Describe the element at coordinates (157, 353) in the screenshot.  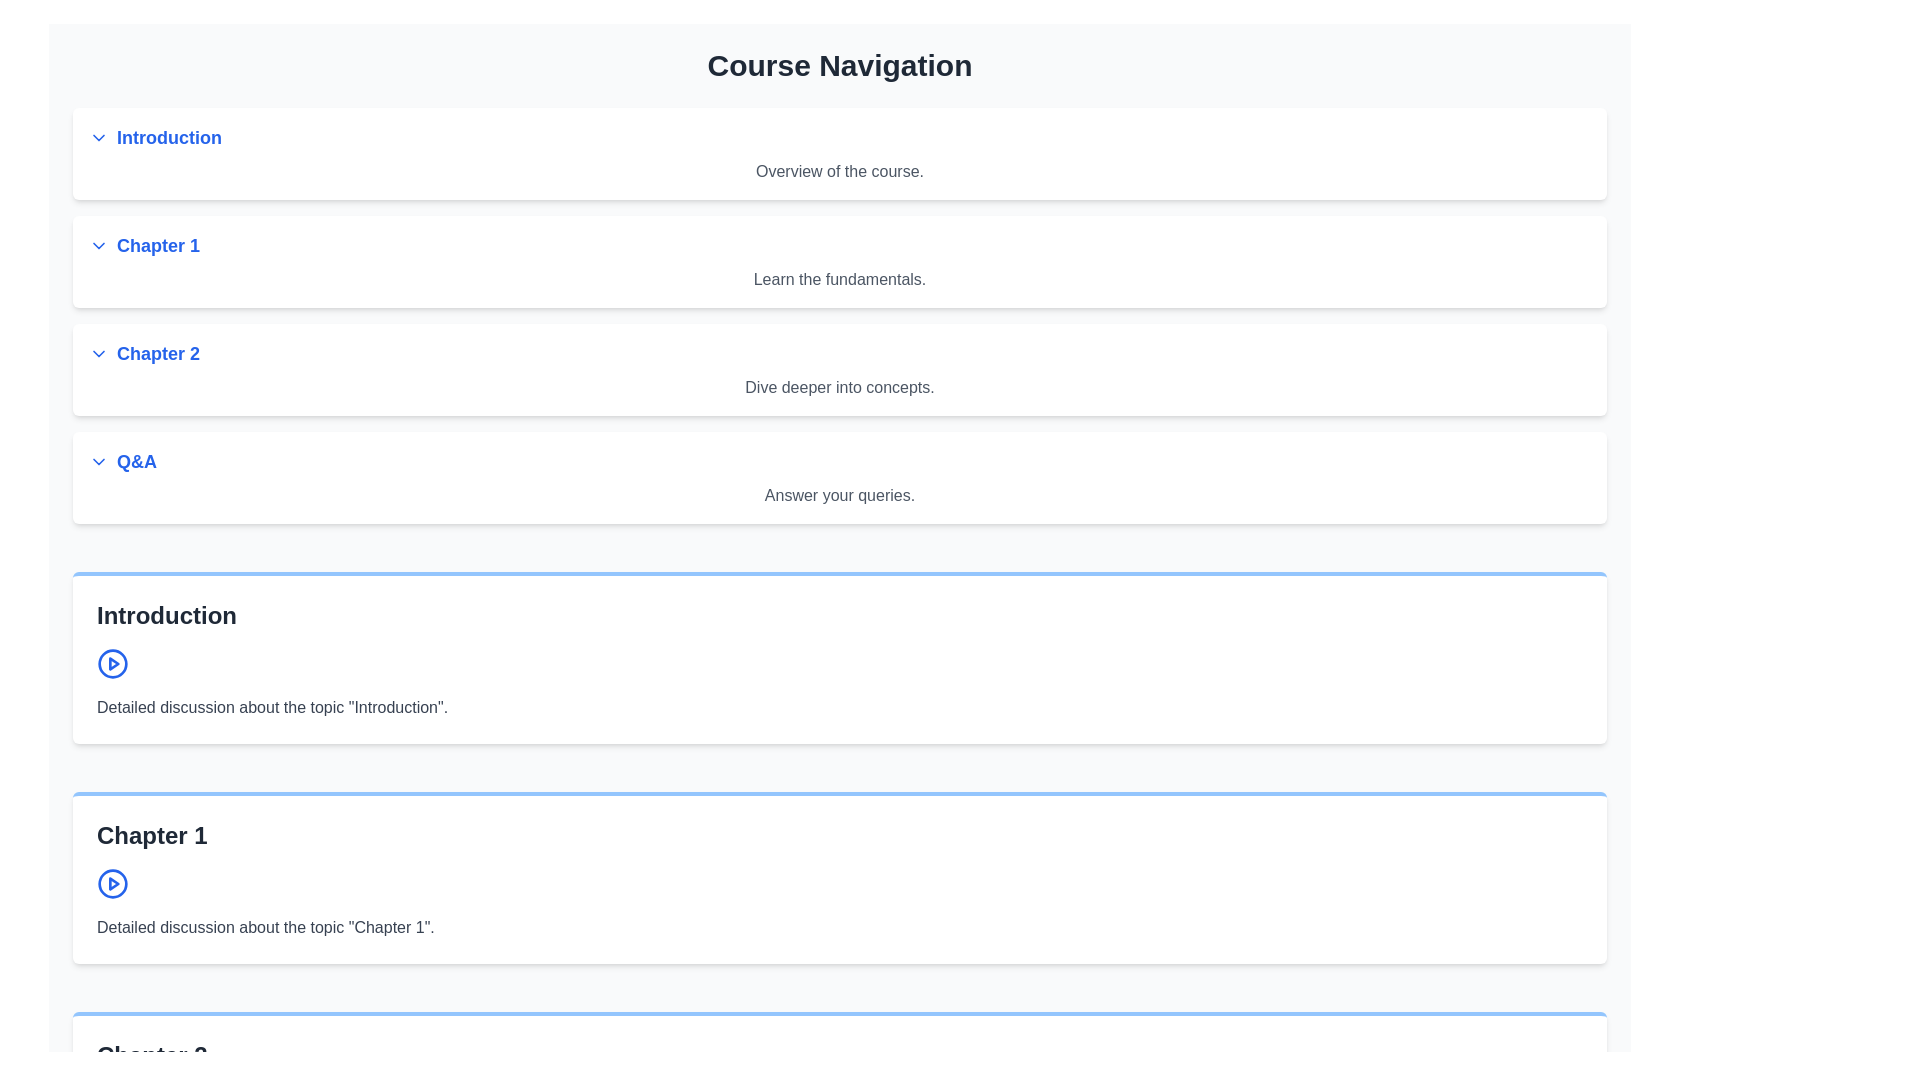
I see `the 'Chapter 2' navigation link text element for keyboard navigation` at that location.